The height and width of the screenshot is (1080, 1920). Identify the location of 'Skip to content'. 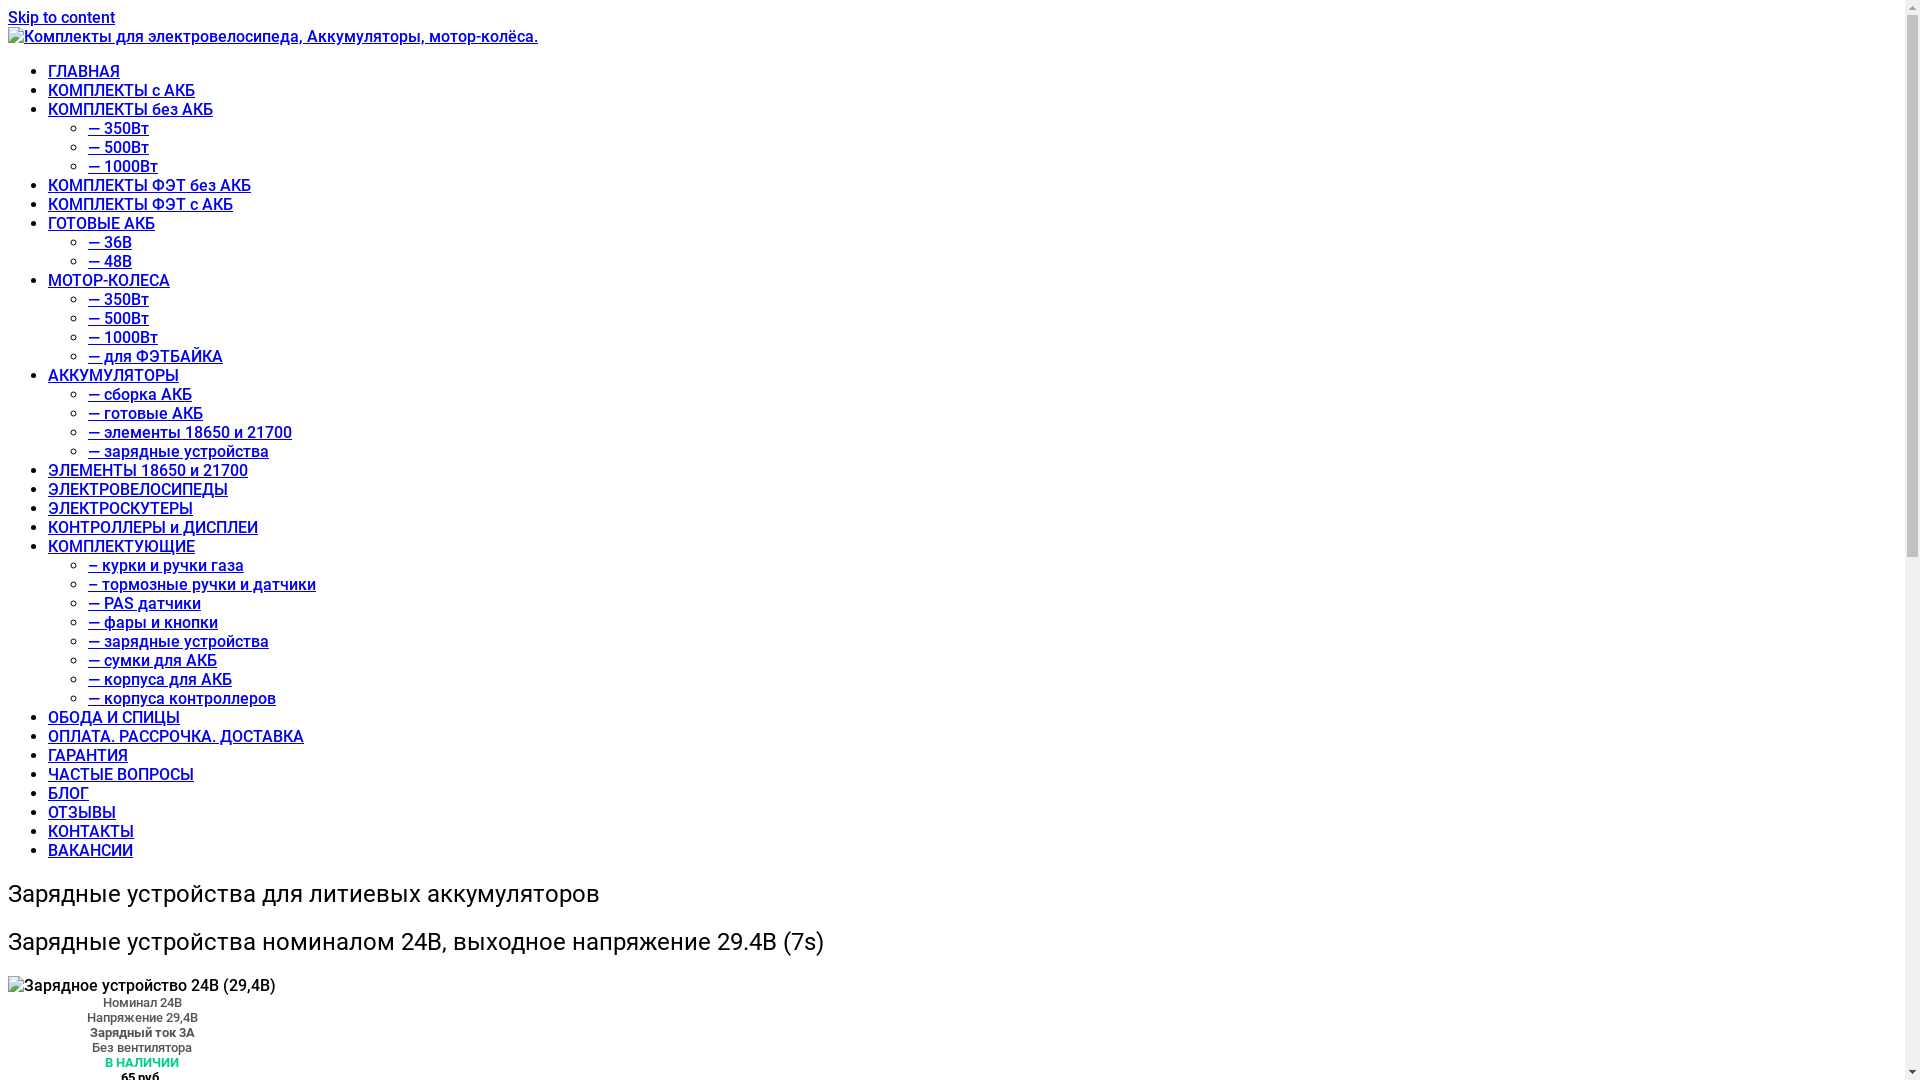
(61, 17).